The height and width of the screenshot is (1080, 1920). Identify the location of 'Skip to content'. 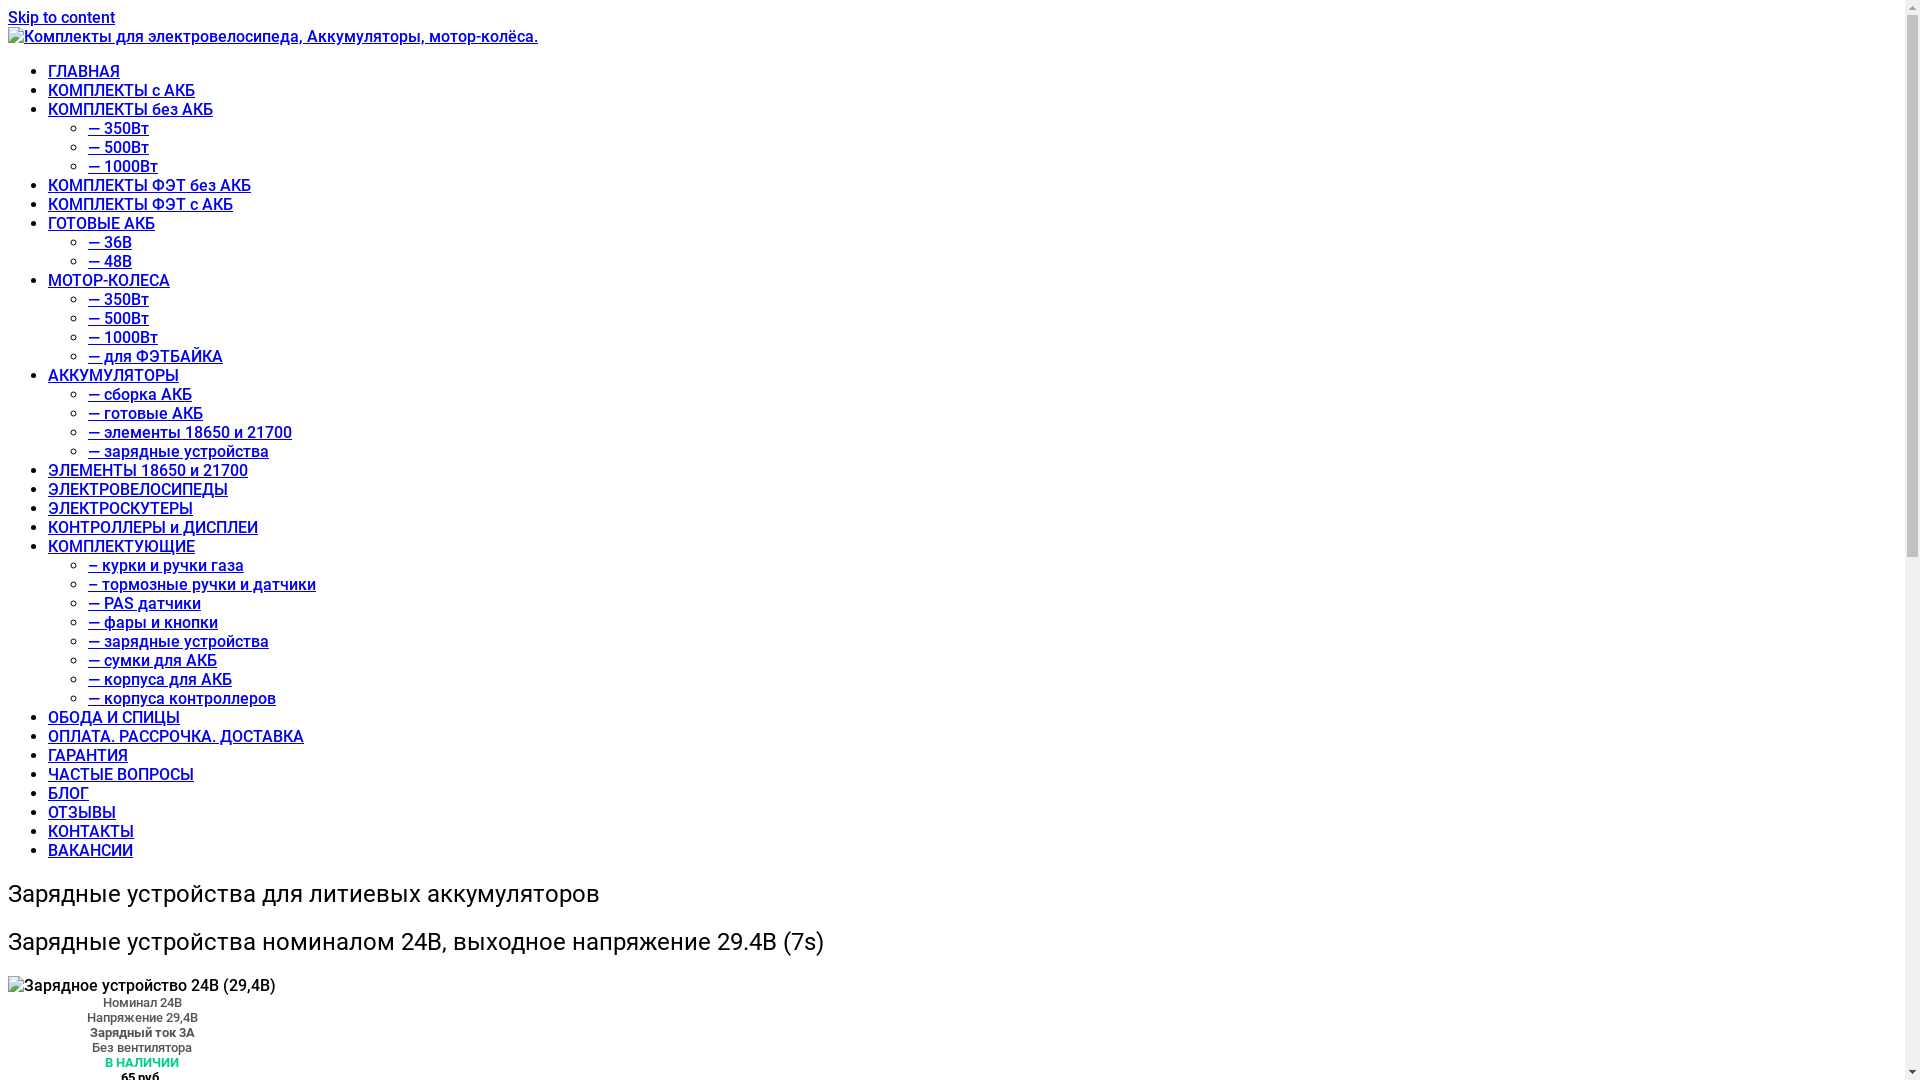
(61, 17).